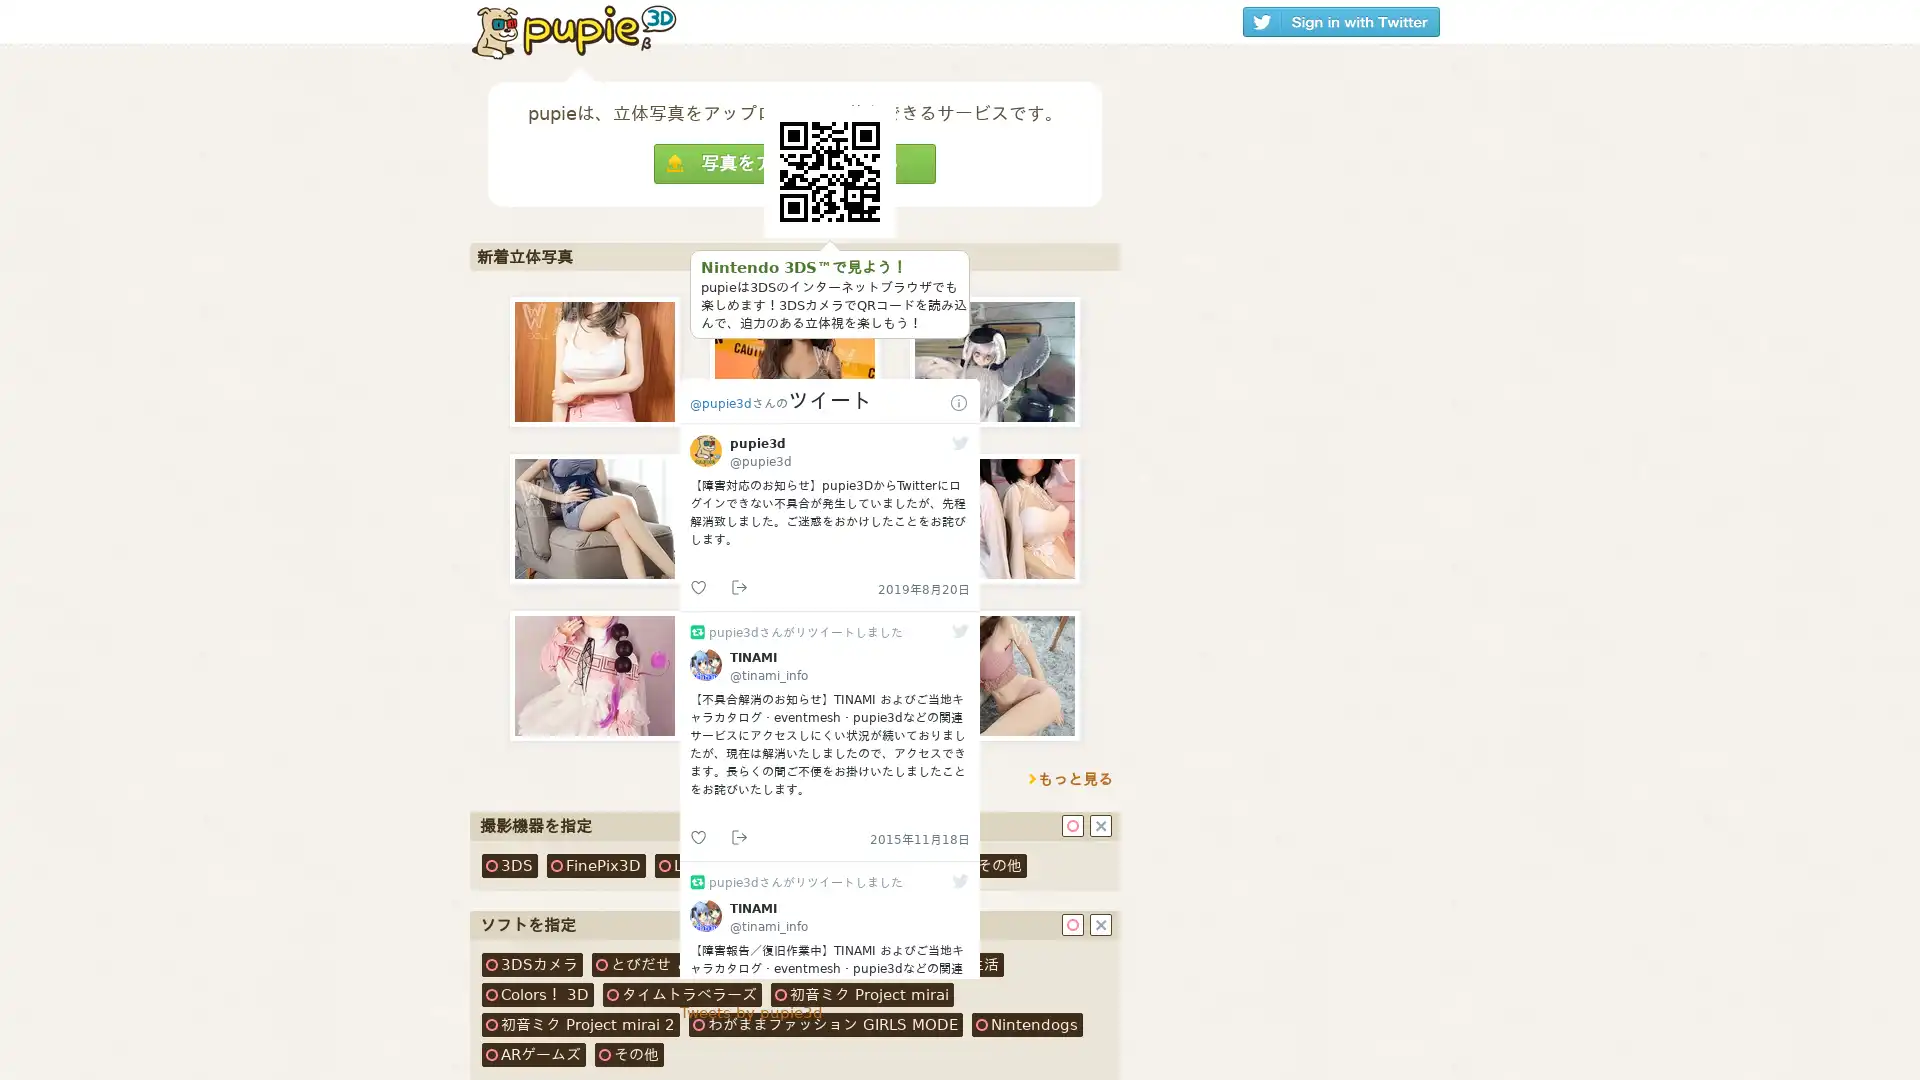  What do you see at coordinates (579, 1025) in the screenshot?
I see `Project mirai 2` at bounding box center [579, 1025].